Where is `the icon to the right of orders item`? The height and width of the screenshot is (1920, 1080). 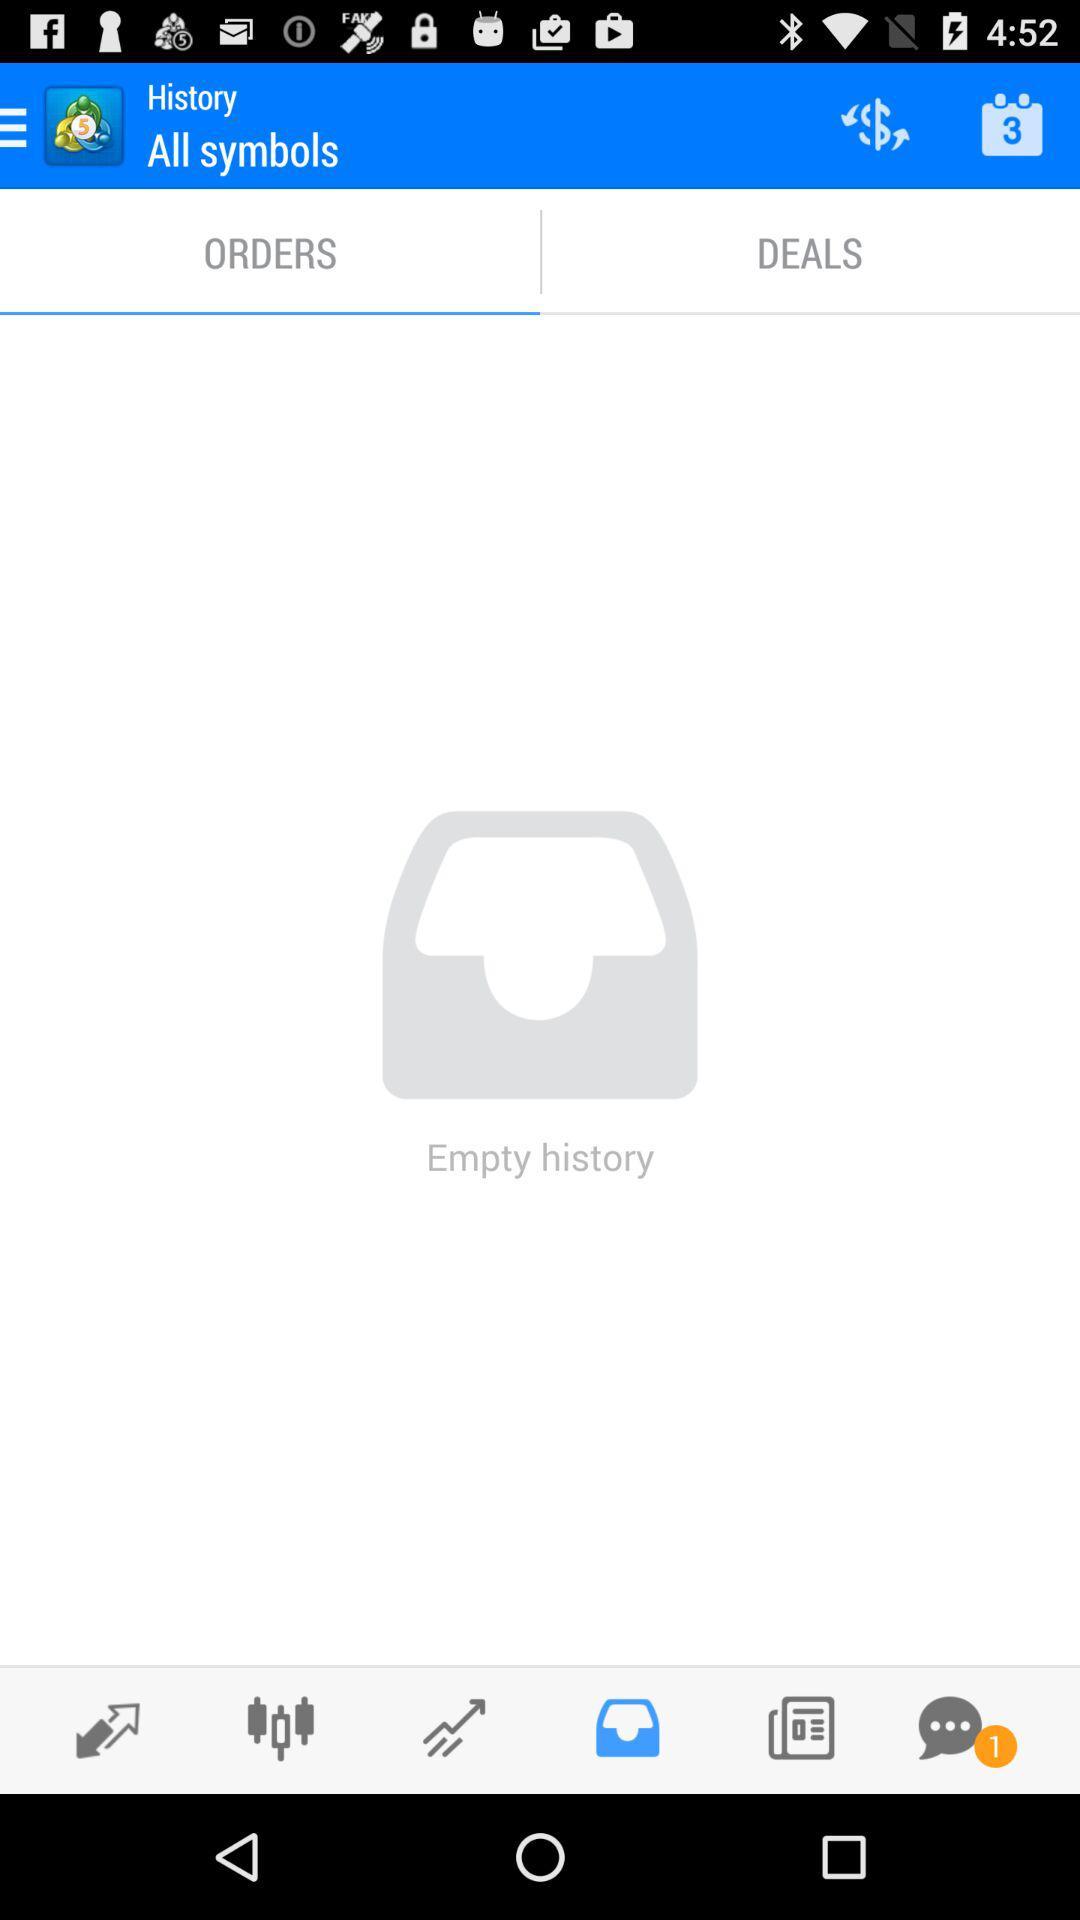 the icon to the right of orders item is located at coordinates (810, 251).